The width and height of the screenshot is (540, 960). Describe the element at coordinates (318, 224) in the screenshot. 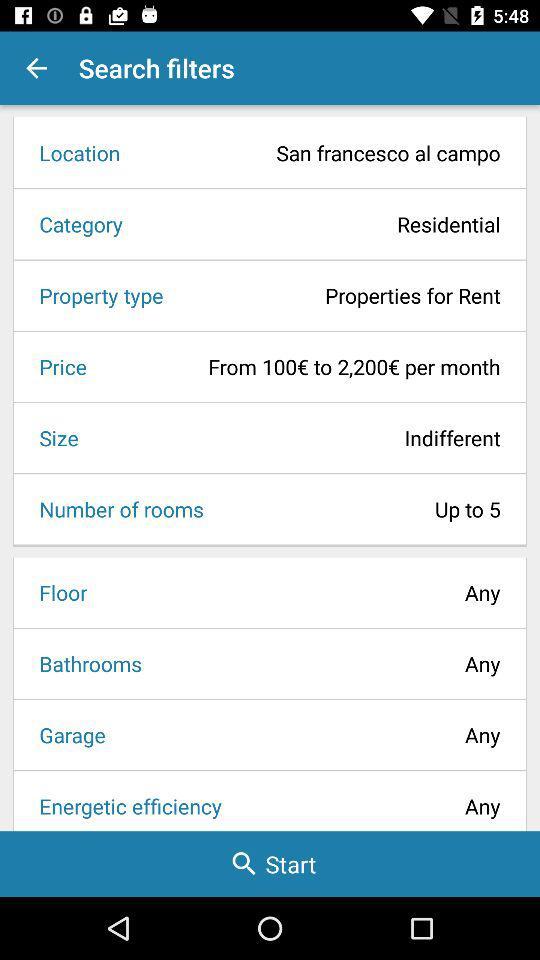

I see `icon to the right of the category` at that location.